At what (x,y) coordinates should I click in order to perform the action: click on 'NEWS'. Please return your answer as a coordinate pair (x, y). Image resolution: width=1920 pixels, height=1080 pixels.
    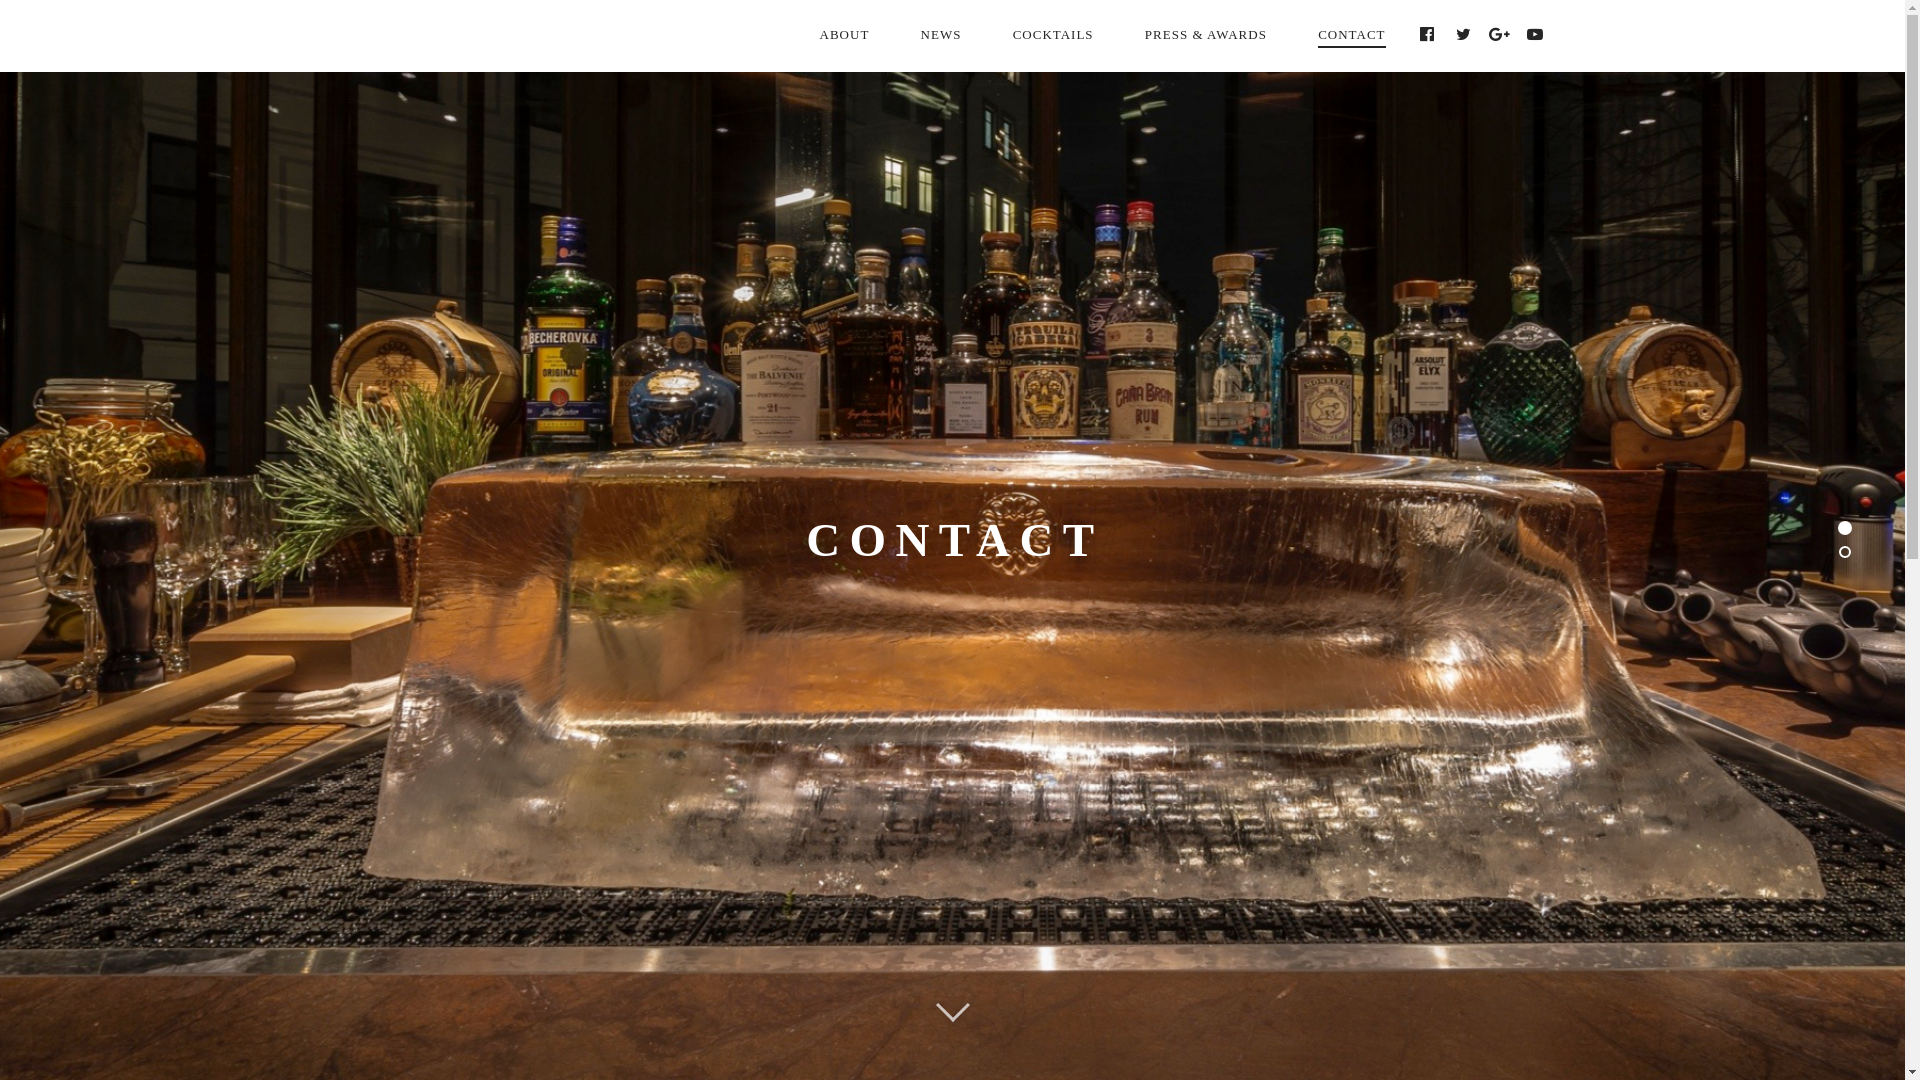
    Looking at the image, I should click on (940, 34).